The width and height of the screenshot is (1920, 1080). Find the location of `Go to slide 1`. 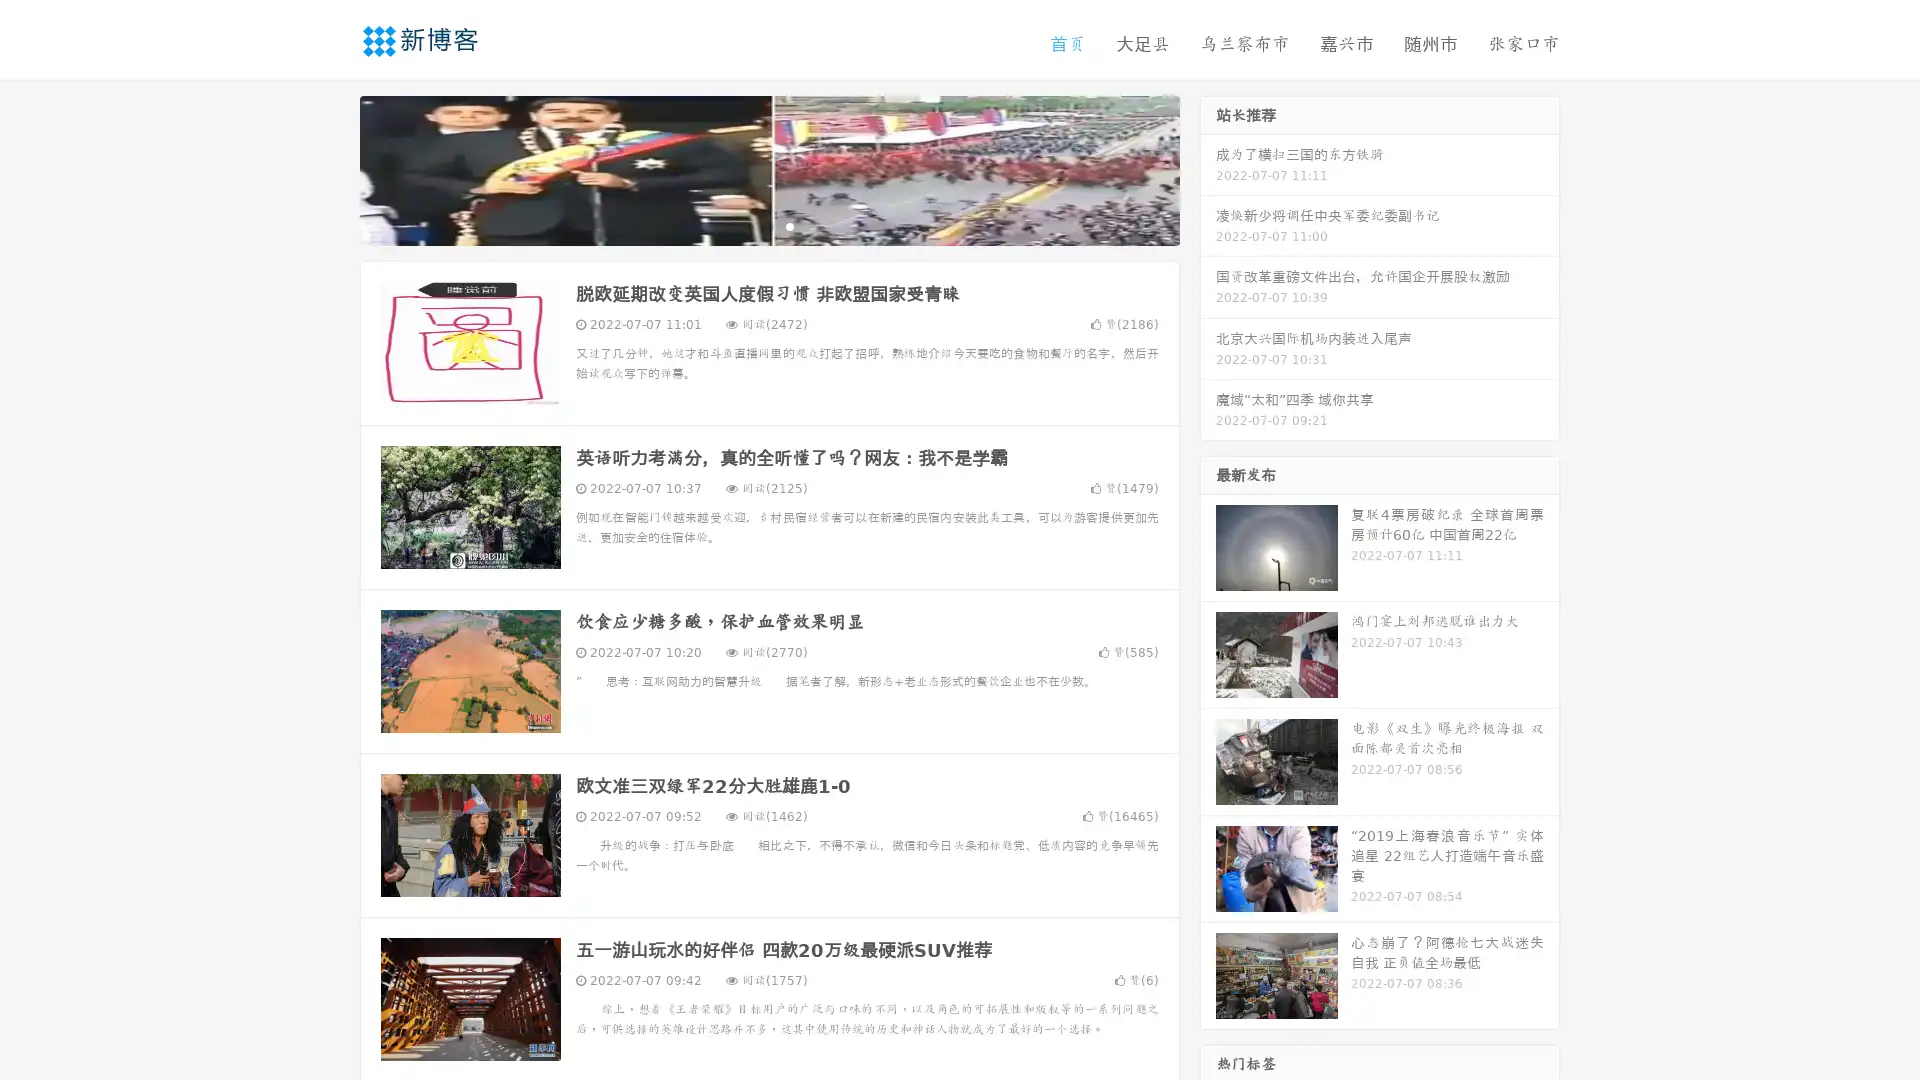

Go to slide 1 is located at coordinates (748, 225).